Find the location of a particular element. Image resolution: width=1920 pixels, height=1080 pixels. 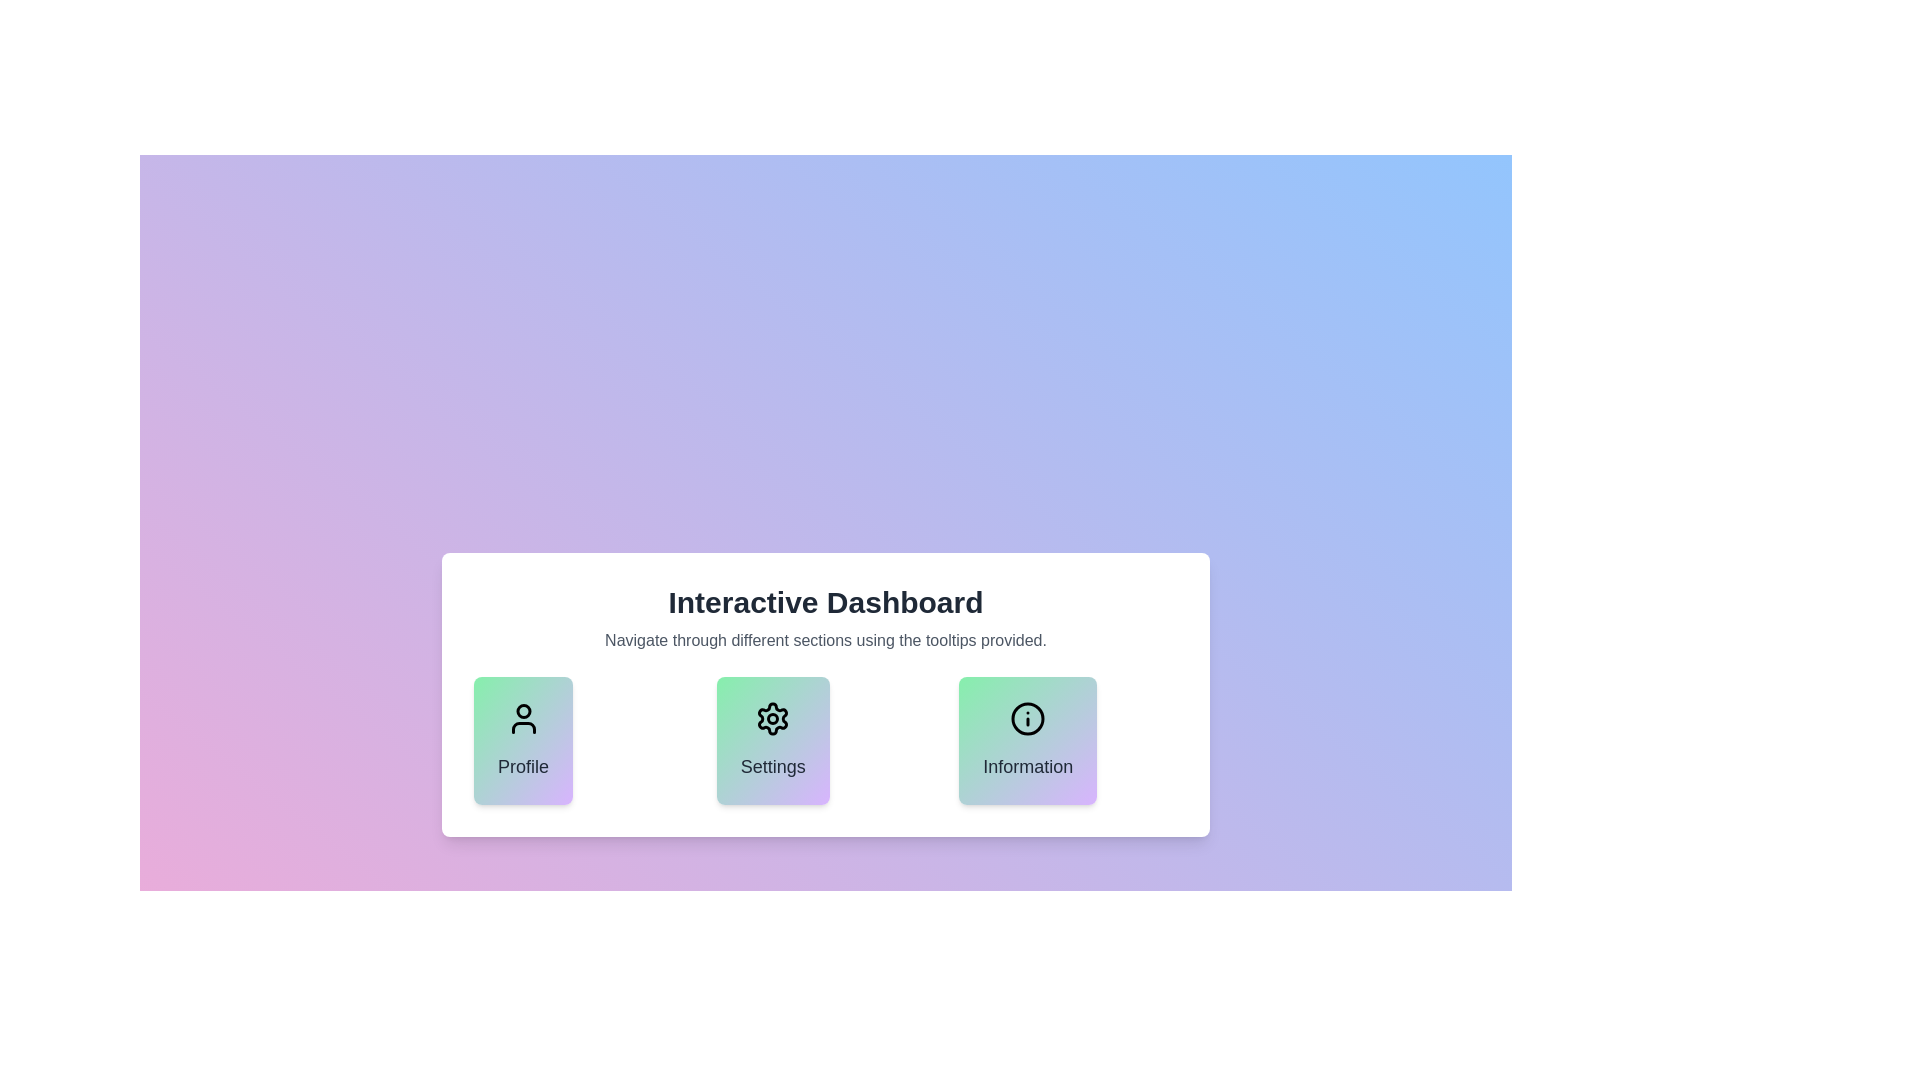

the outer circular boundary of the 'Information' icon, which indicates the availability of further details or help, located at the bottom right of the main card beneath the heading 'Interactive Dashboard.' is located at coordinates (1028, 717).